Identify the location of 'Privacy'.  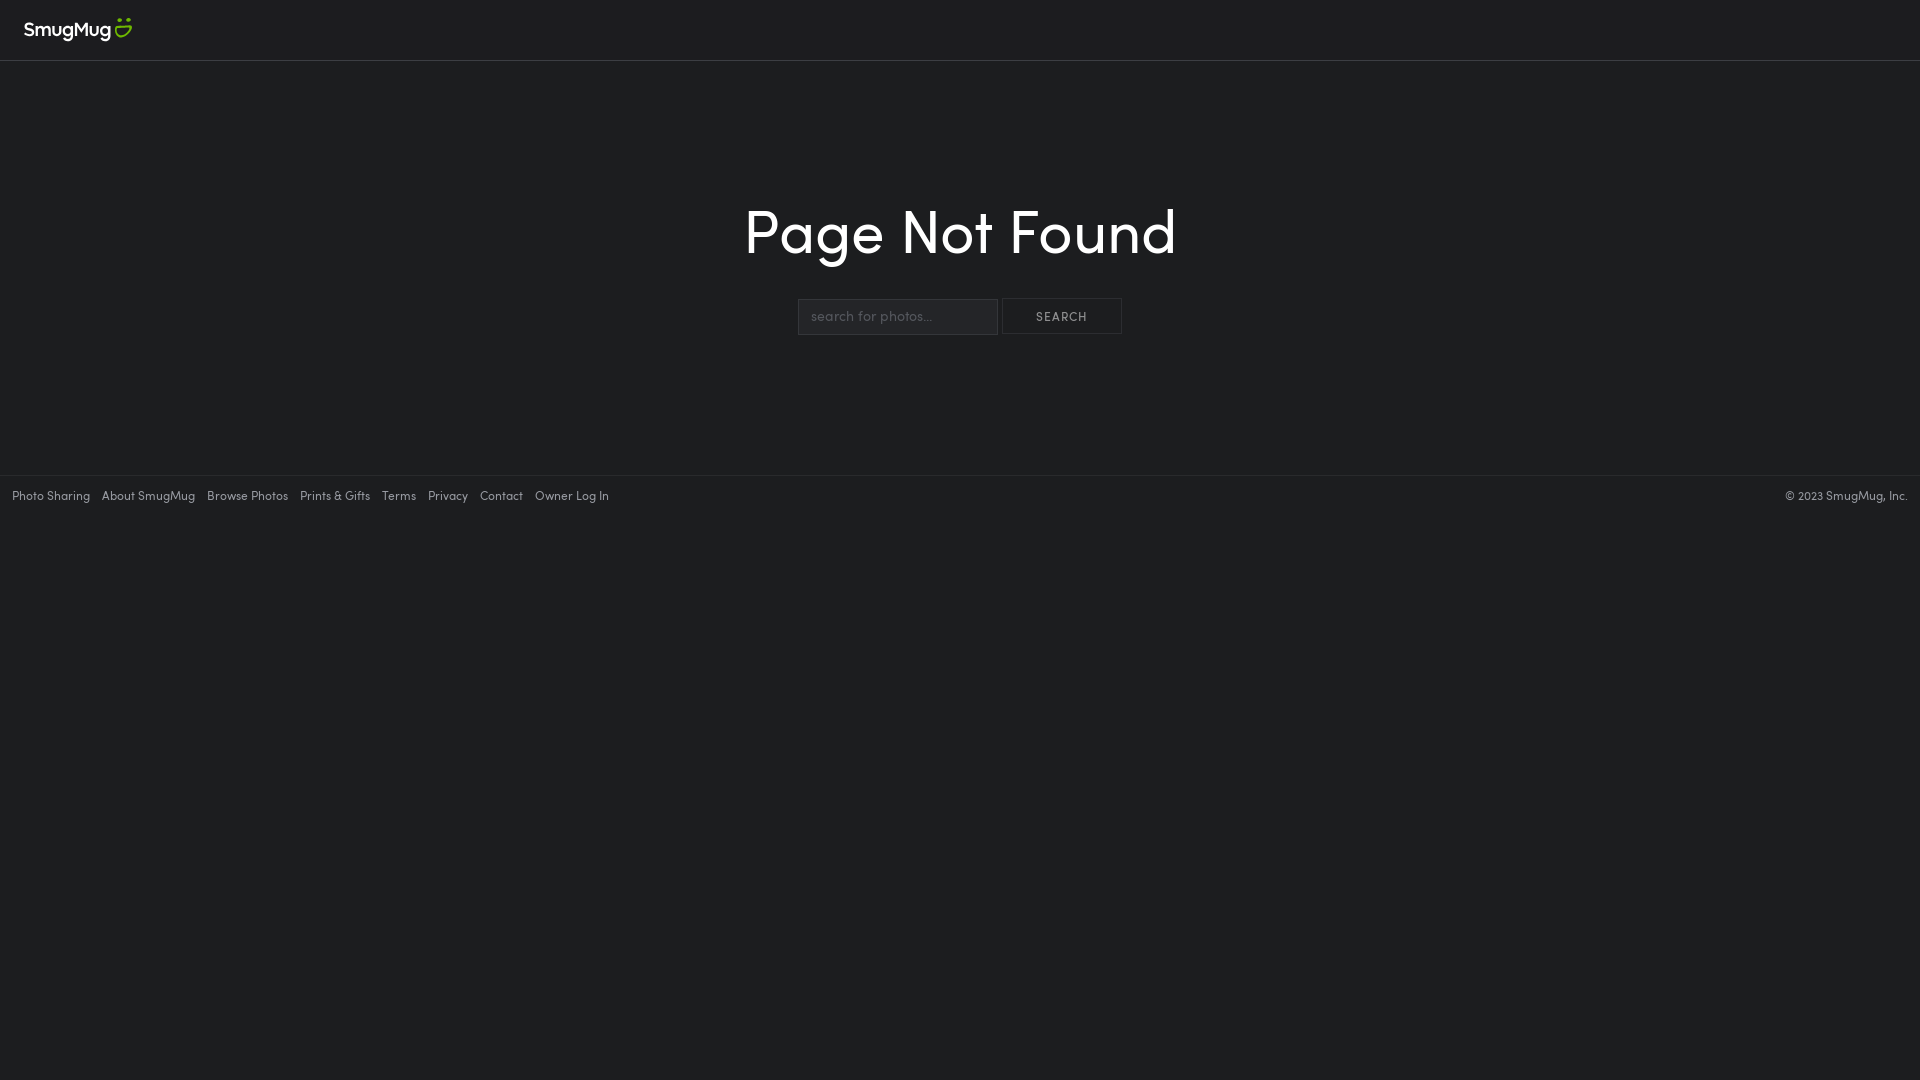
(446, 494).